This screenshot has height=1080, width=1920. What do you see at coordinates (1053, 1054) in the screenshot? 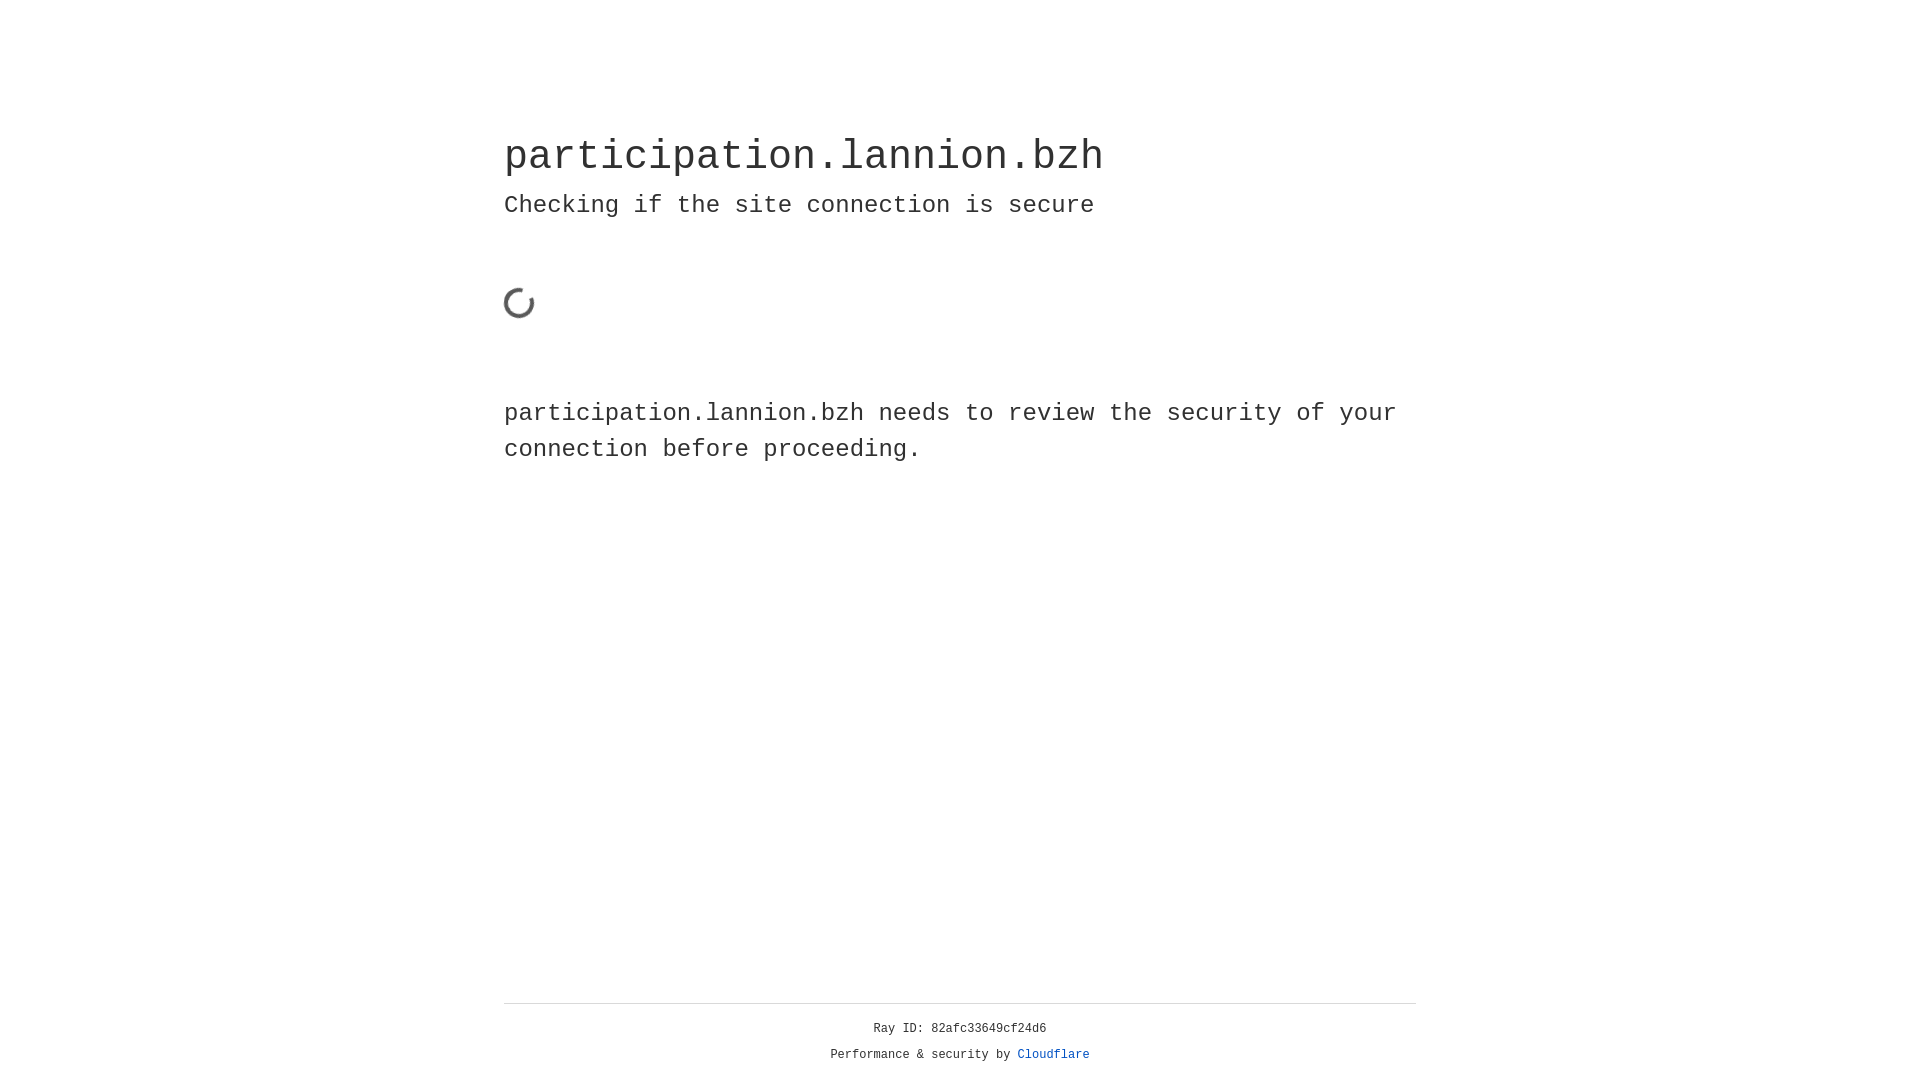
I see `'Cloudflare'` at bounding box center [1053, 1054].